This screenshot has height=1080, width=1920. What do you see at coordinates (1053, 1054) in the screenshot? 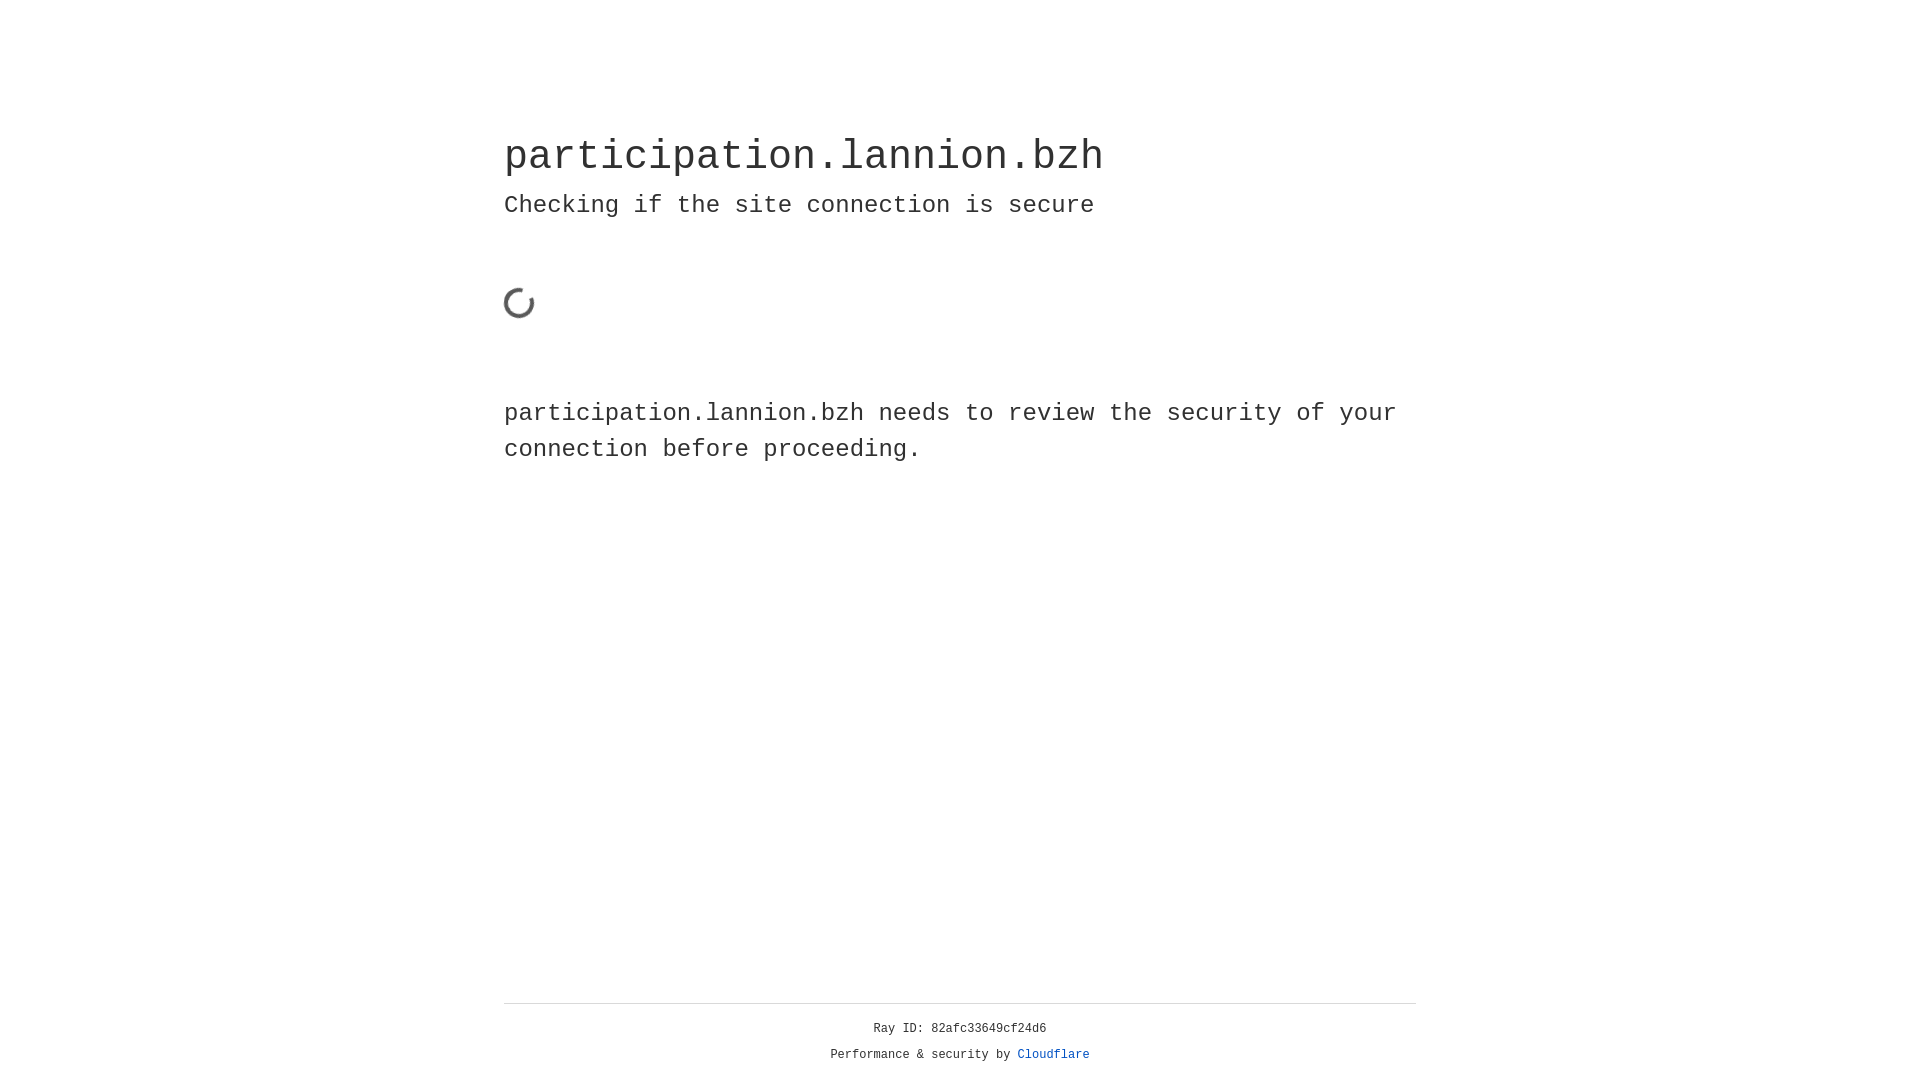
I see `'Cloudflare'` at bounding box center [1053, 1054].